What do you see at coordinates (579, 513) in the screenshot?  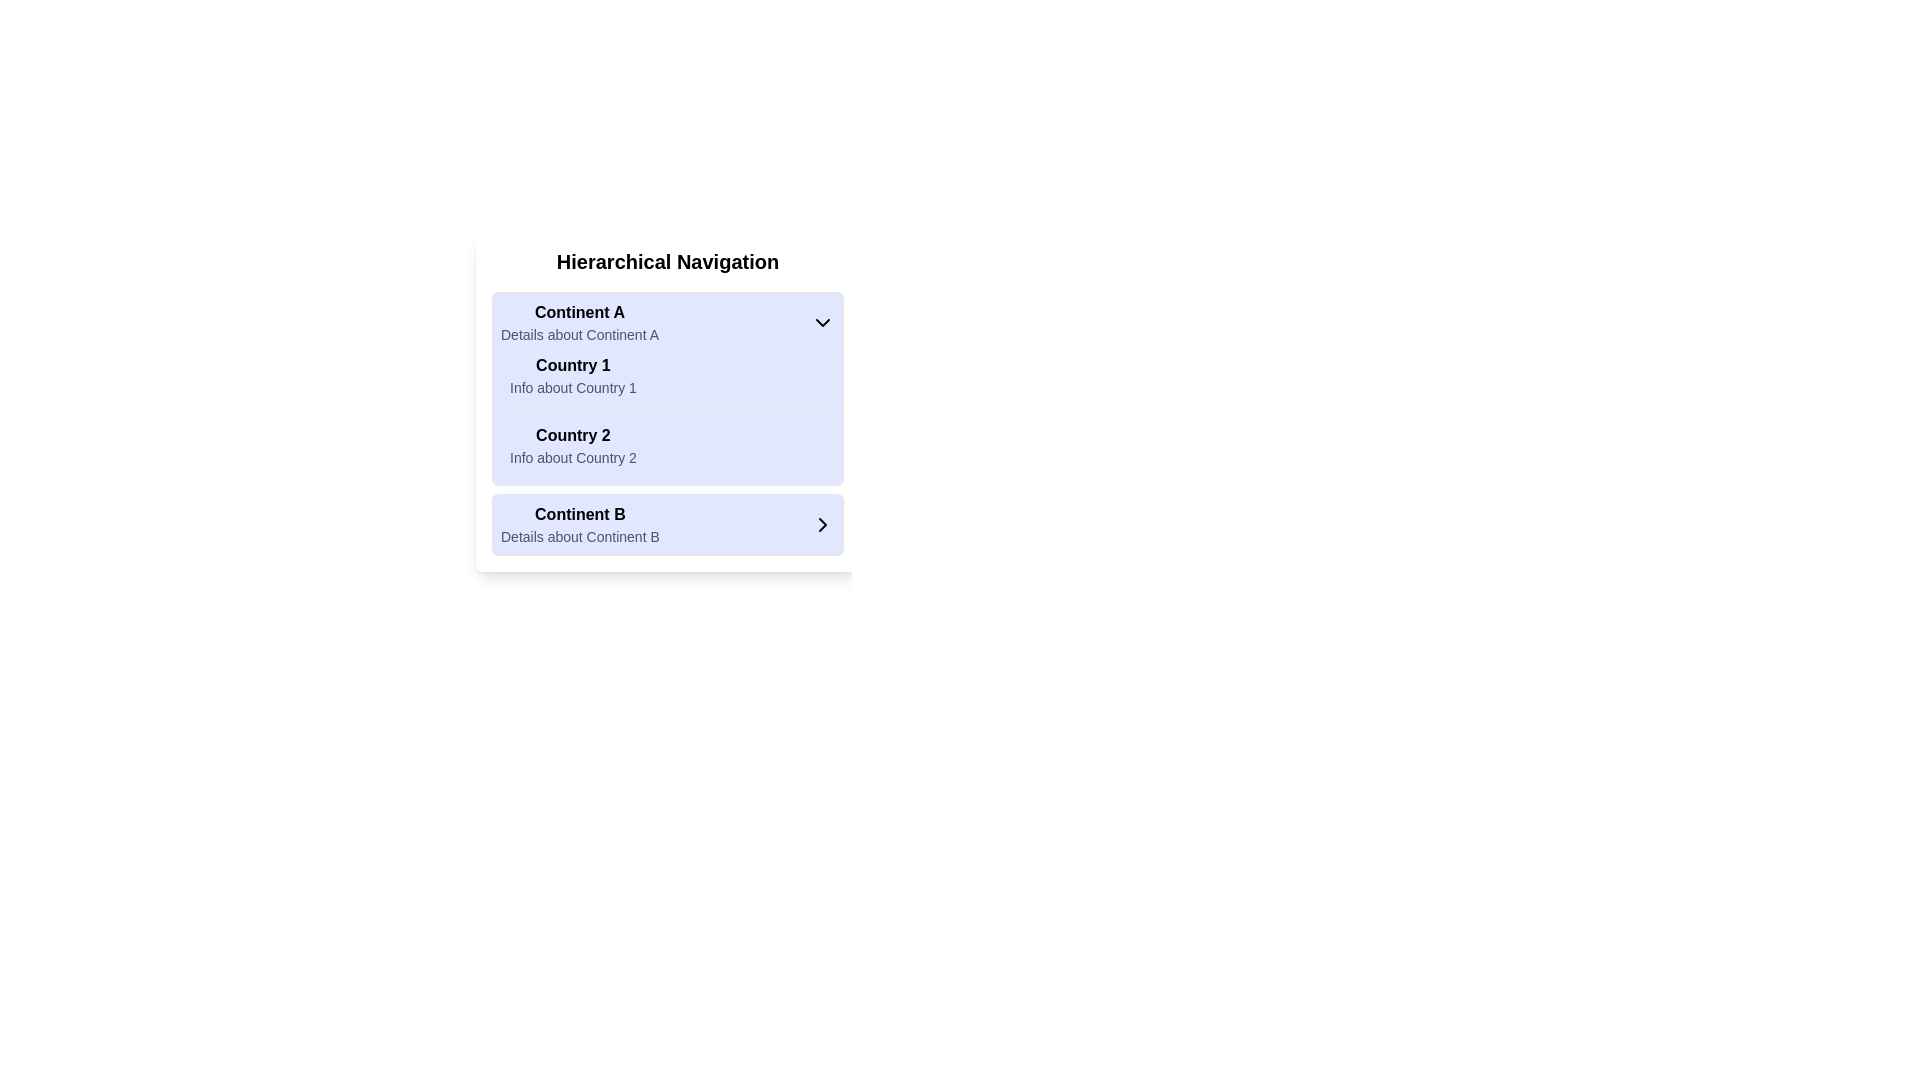 I see `the bold text label 'Continent B' in the navigation panel, which serves as a header for related information` at bounding box center [579, 513].